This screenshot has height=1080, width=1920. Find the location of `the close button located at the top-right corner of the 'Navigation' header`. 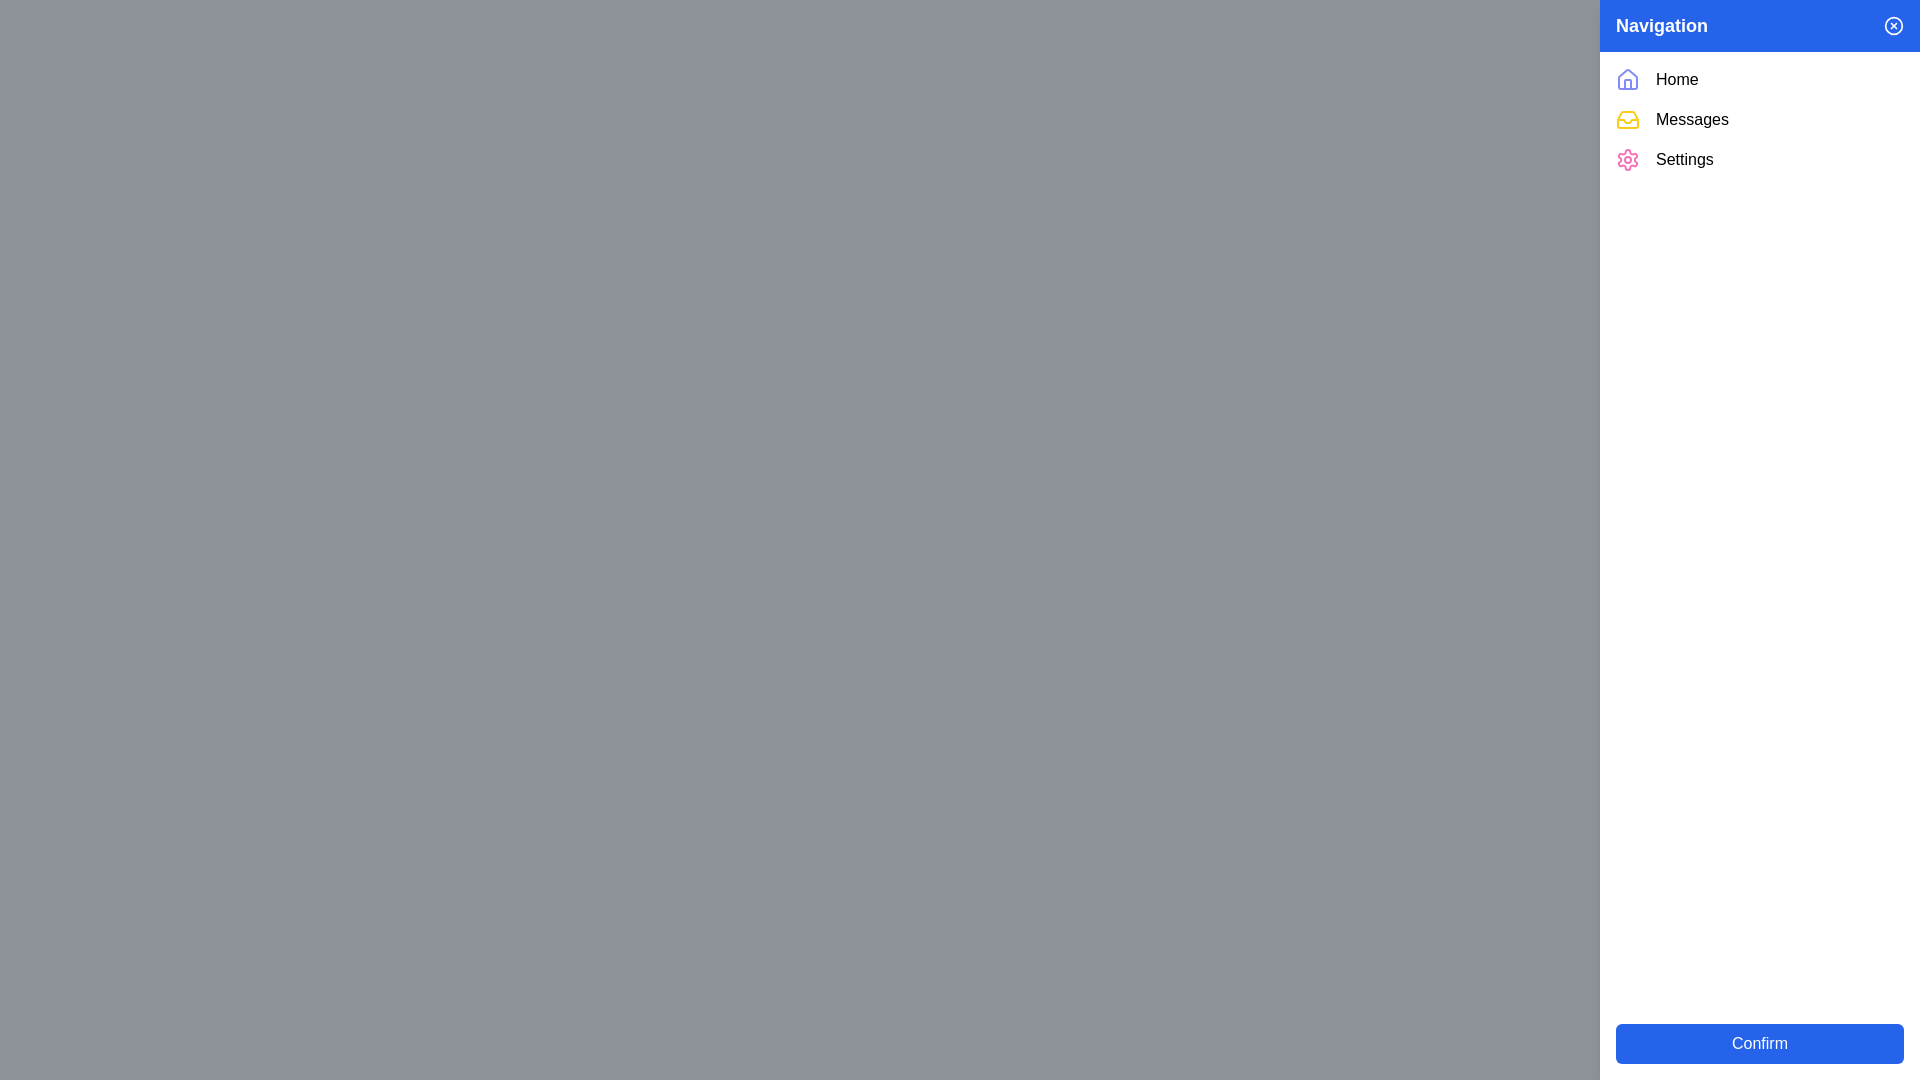

the close button located at the top-right corner of the 'Navigation' header is located at coordinates (1893, 26).